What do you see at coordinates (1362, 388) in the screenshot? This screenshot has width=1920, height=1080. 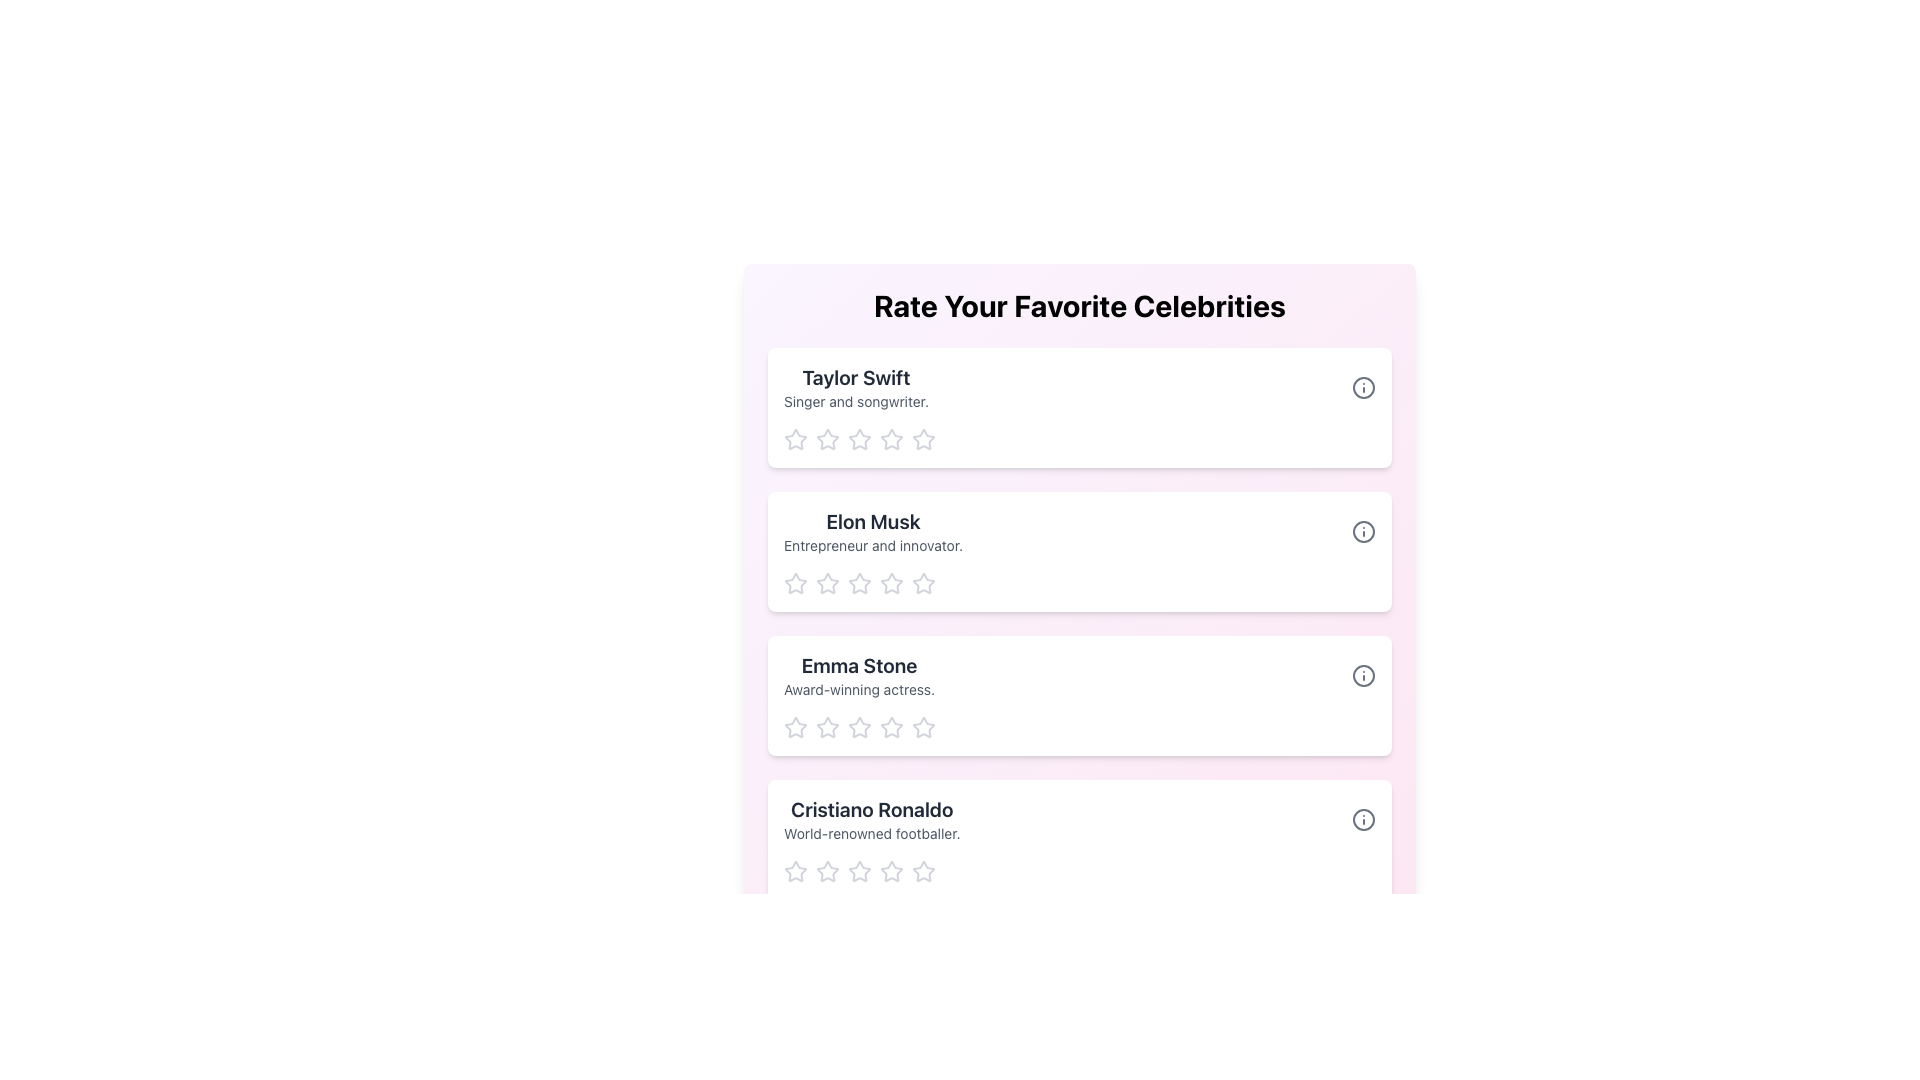 I see `the SVG Circle icon representing Taylor Swift in the 'Rate Your Favorite Celebrities' list, located in the top right corner of the row` at bounding box center [1362, 388].